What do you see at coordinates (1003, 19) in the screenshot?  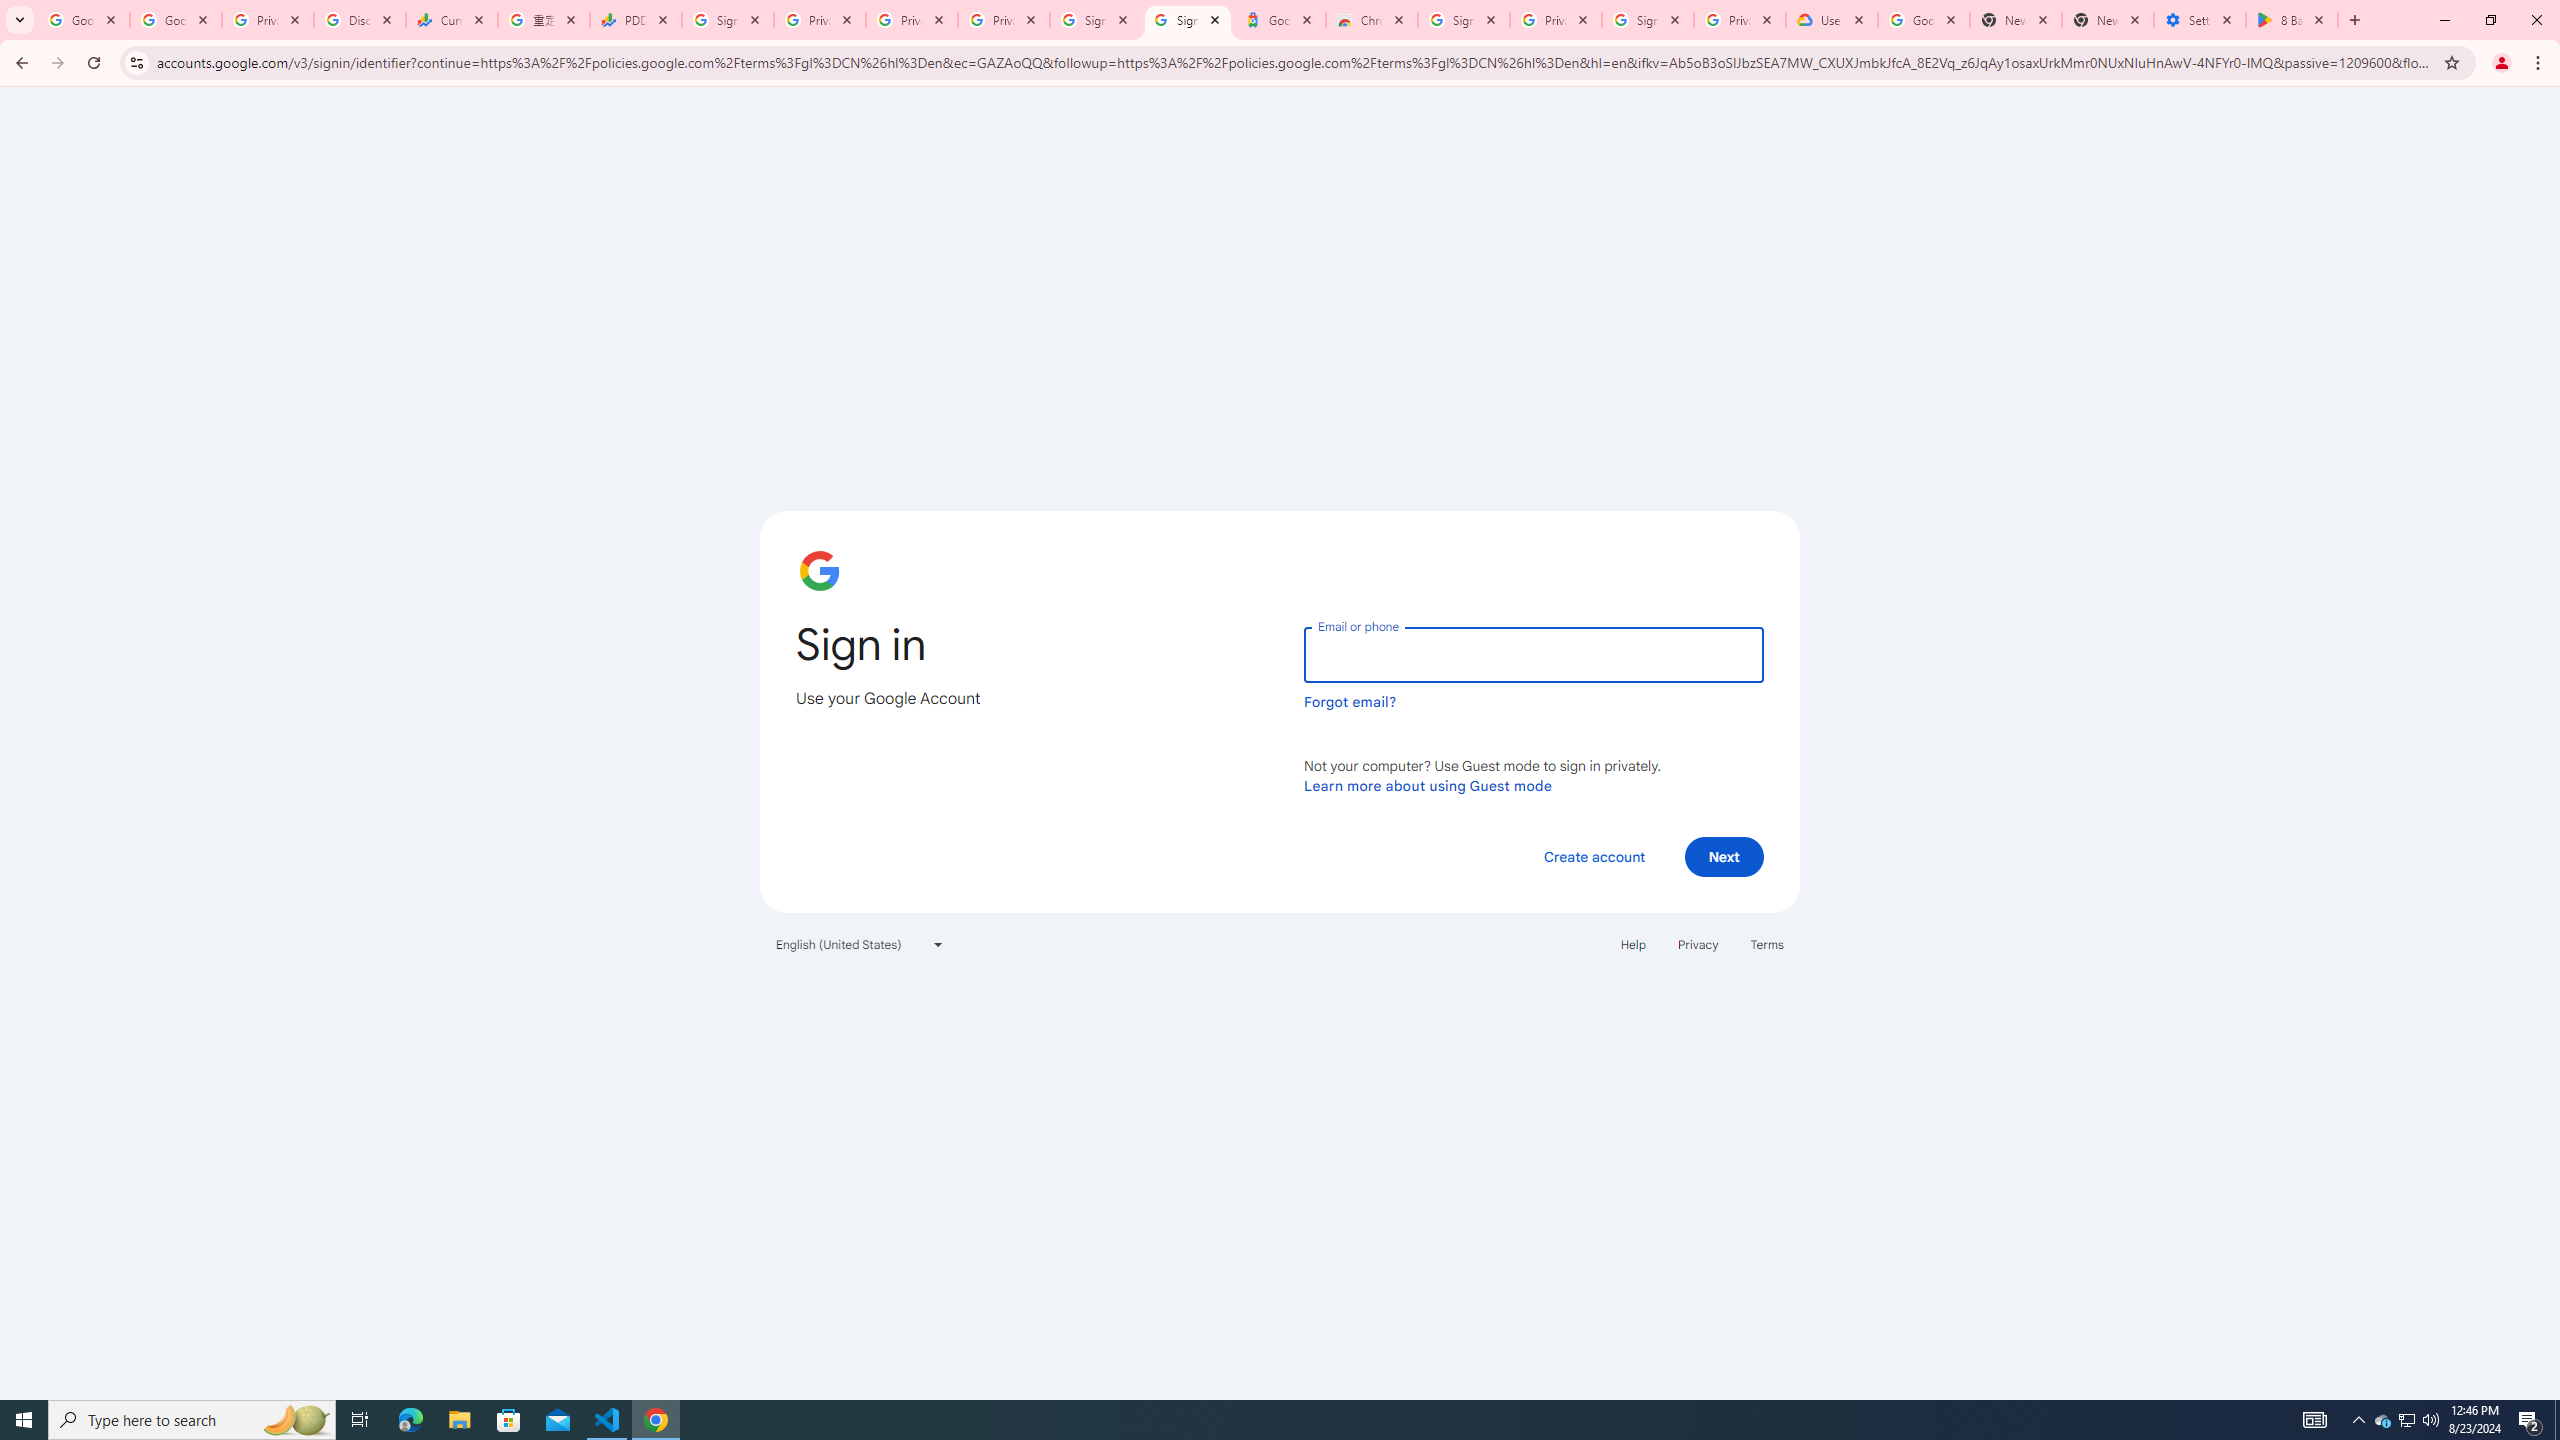 I see `'Privacy Checkup'` at bounding box center [1003, 19].